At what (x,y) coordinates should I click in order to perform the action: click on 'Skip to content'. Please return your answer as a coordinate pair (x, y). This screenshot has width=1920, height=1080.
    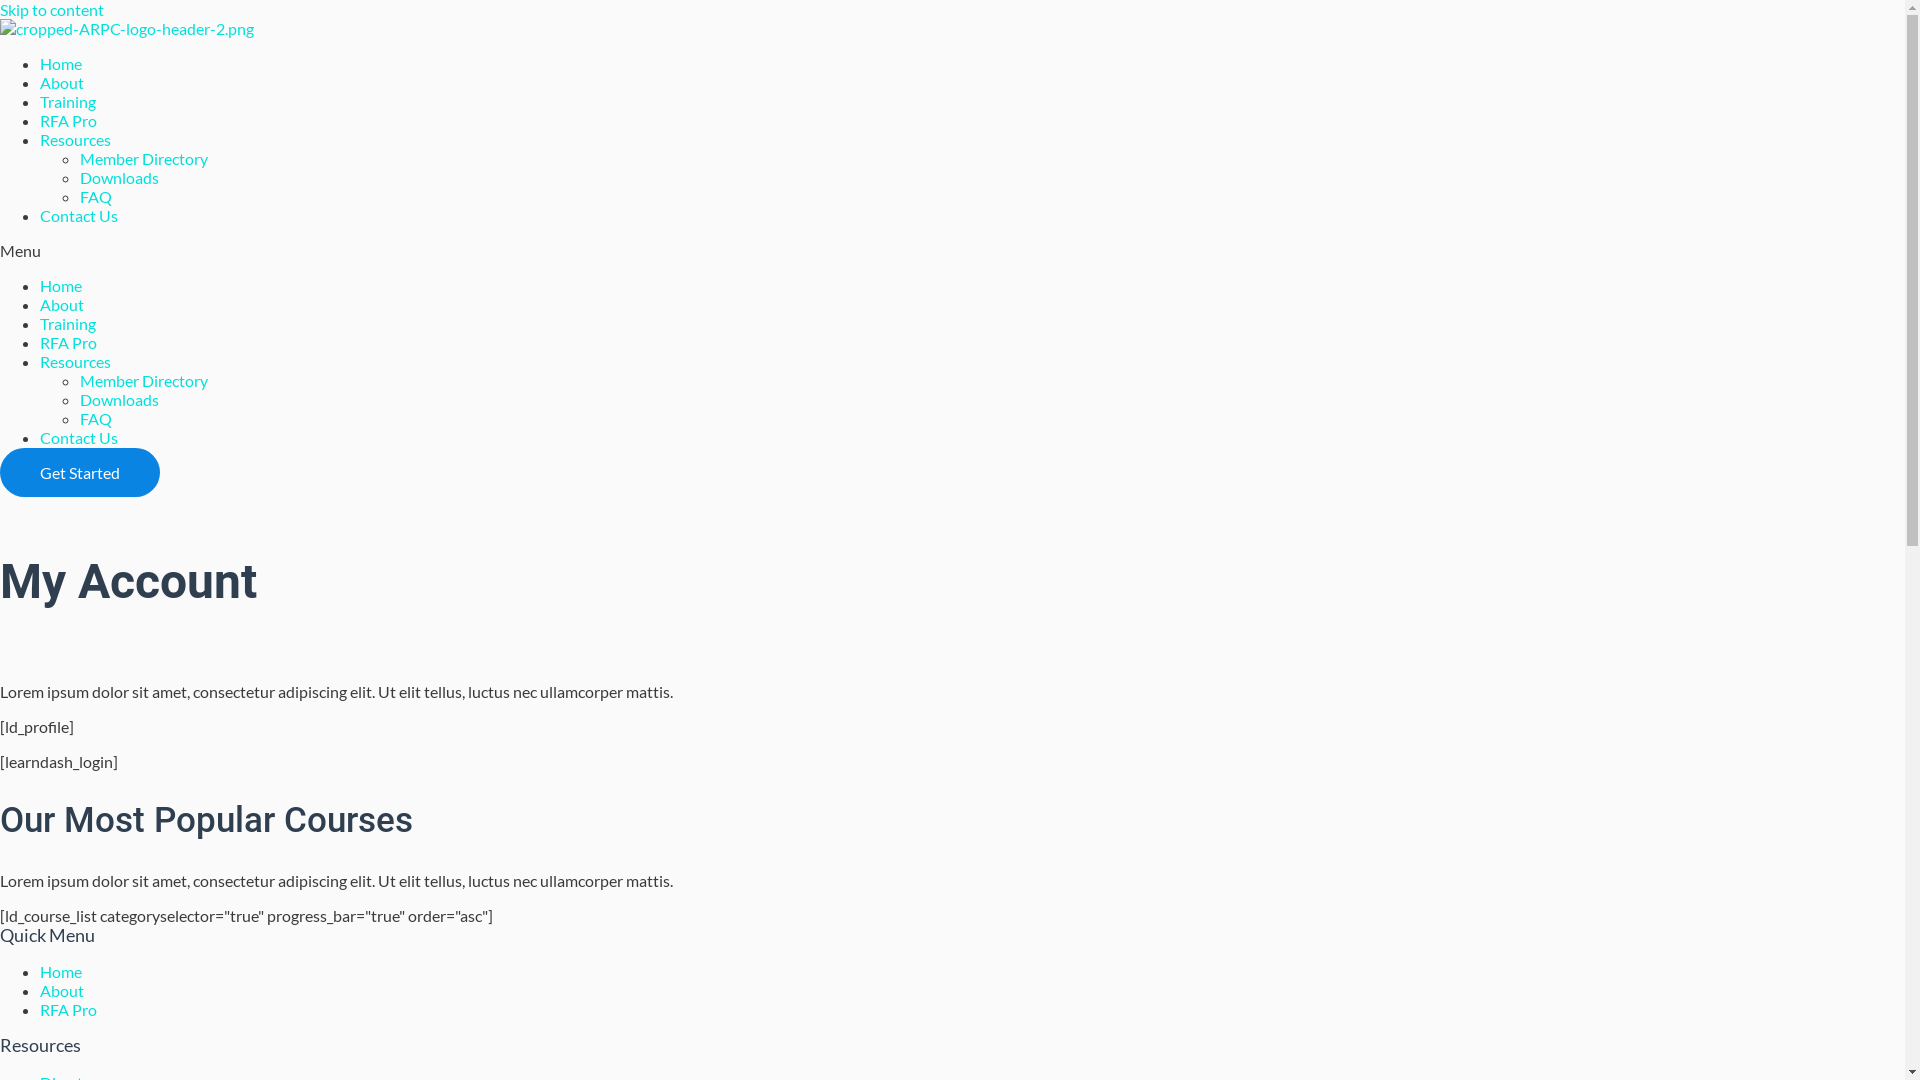
    Looking at the image, I should click on (52, 9).